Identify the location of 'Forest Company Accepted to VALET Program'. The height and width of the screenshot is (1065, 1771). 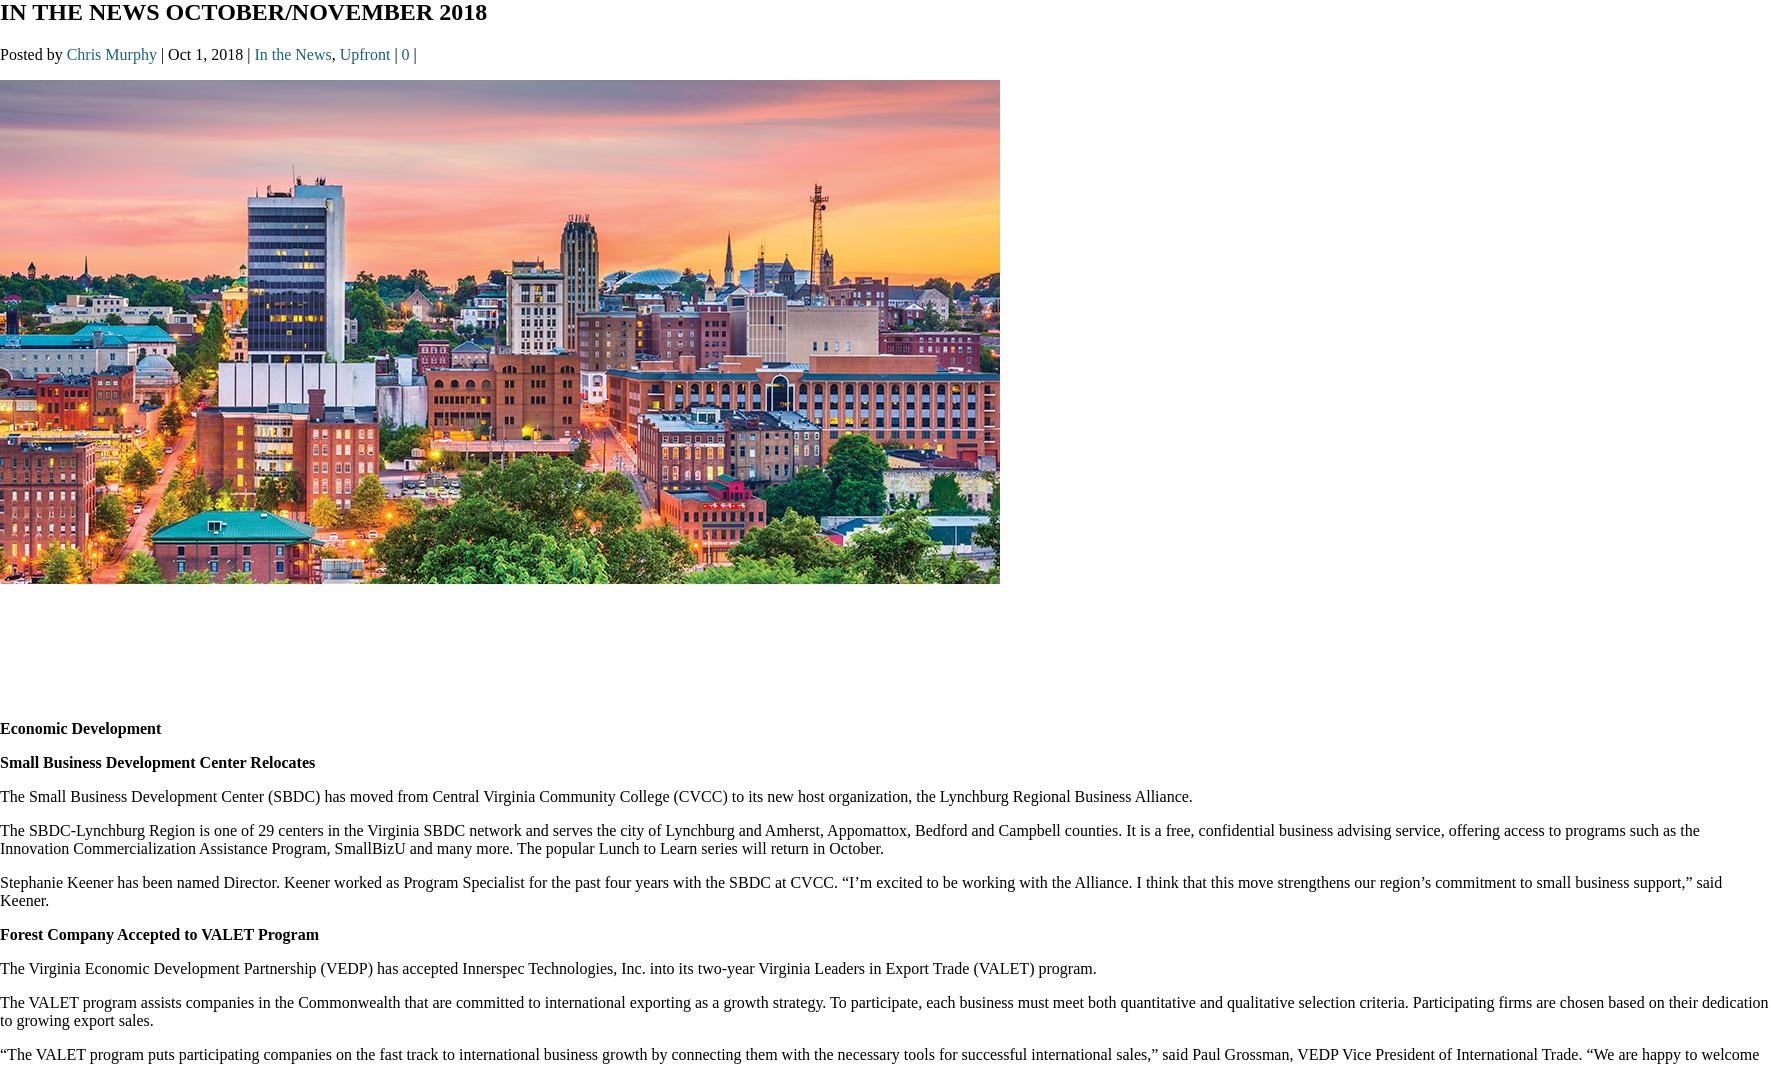
(159, 934).